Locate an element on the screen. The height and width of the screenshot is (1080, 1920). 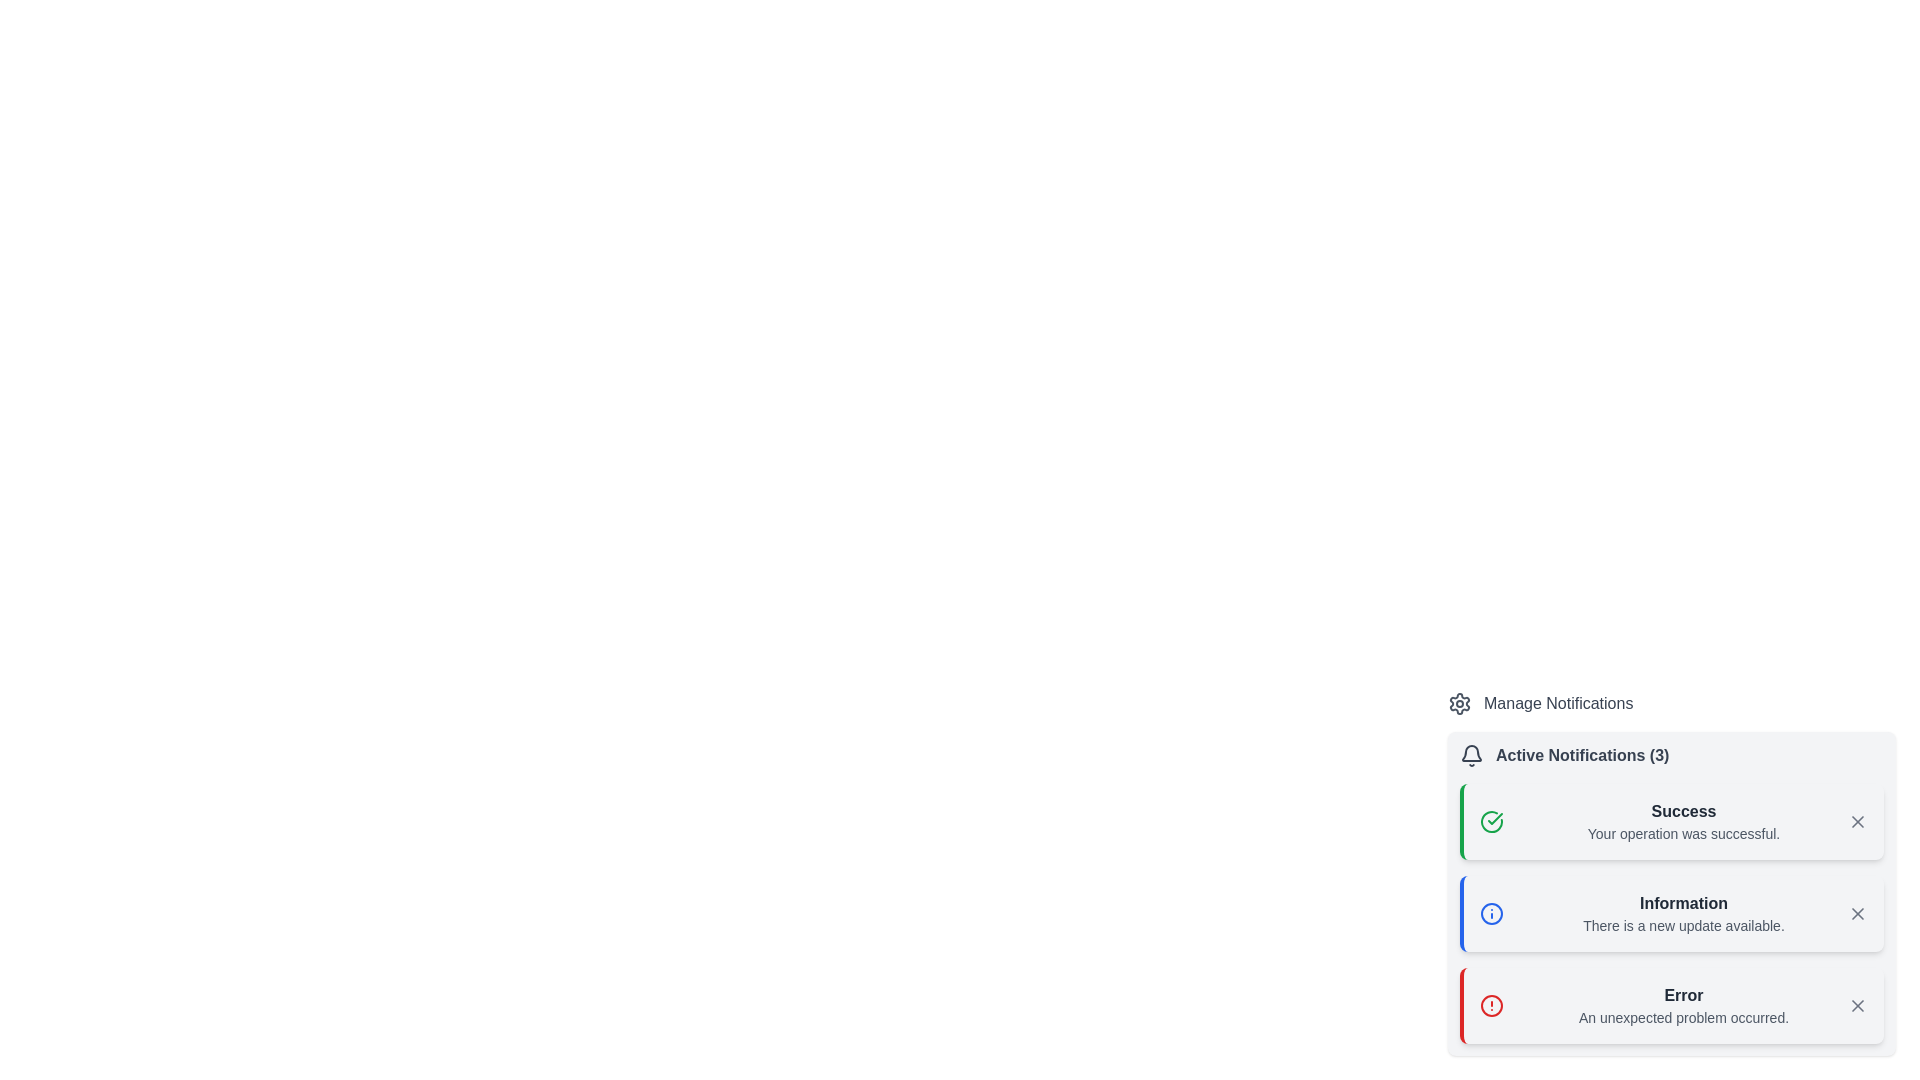
the gear-shaped icon in the 'Manage Notifications' section is located at coordinates (1459, 703).